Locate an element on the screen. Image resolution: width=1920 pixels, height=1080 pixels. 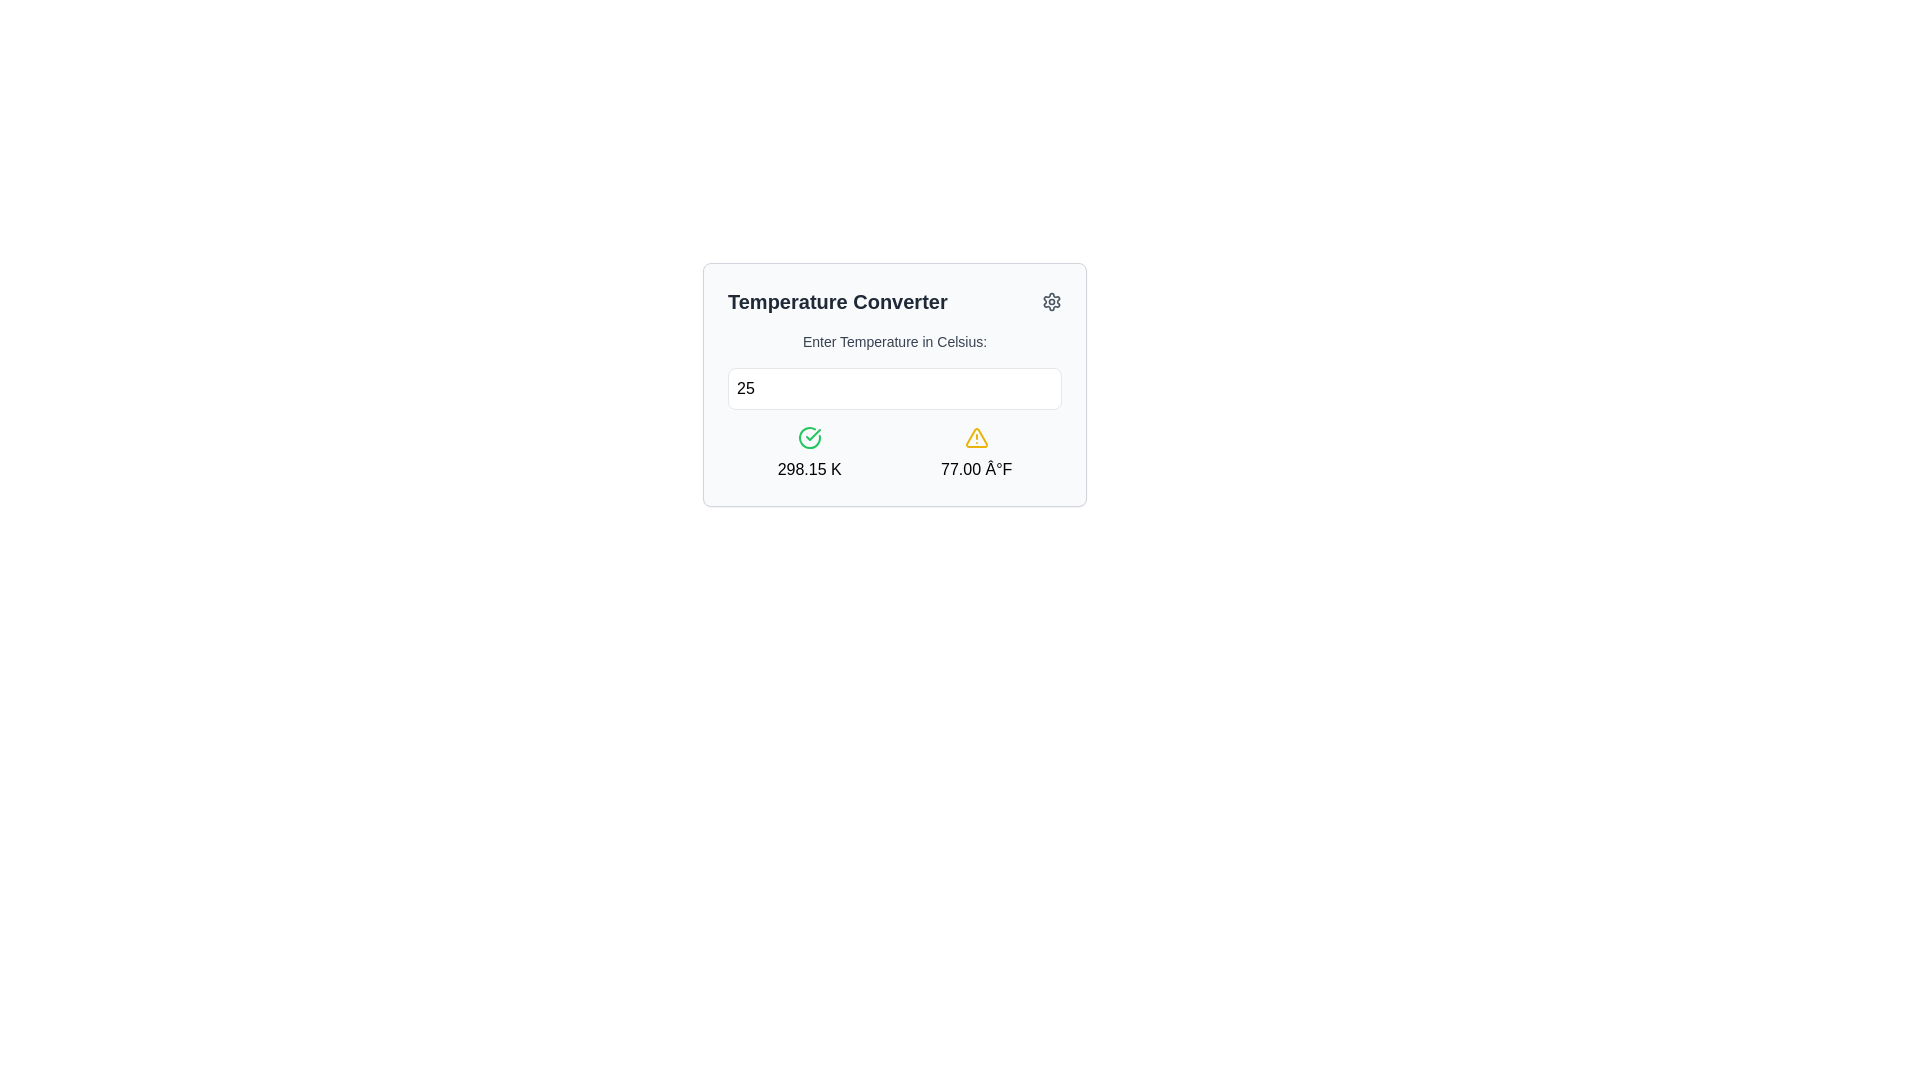
the cogwheel icon located at the upper-right corner of the 'Temperature Converter' card is located at coordinates (1050, 301).